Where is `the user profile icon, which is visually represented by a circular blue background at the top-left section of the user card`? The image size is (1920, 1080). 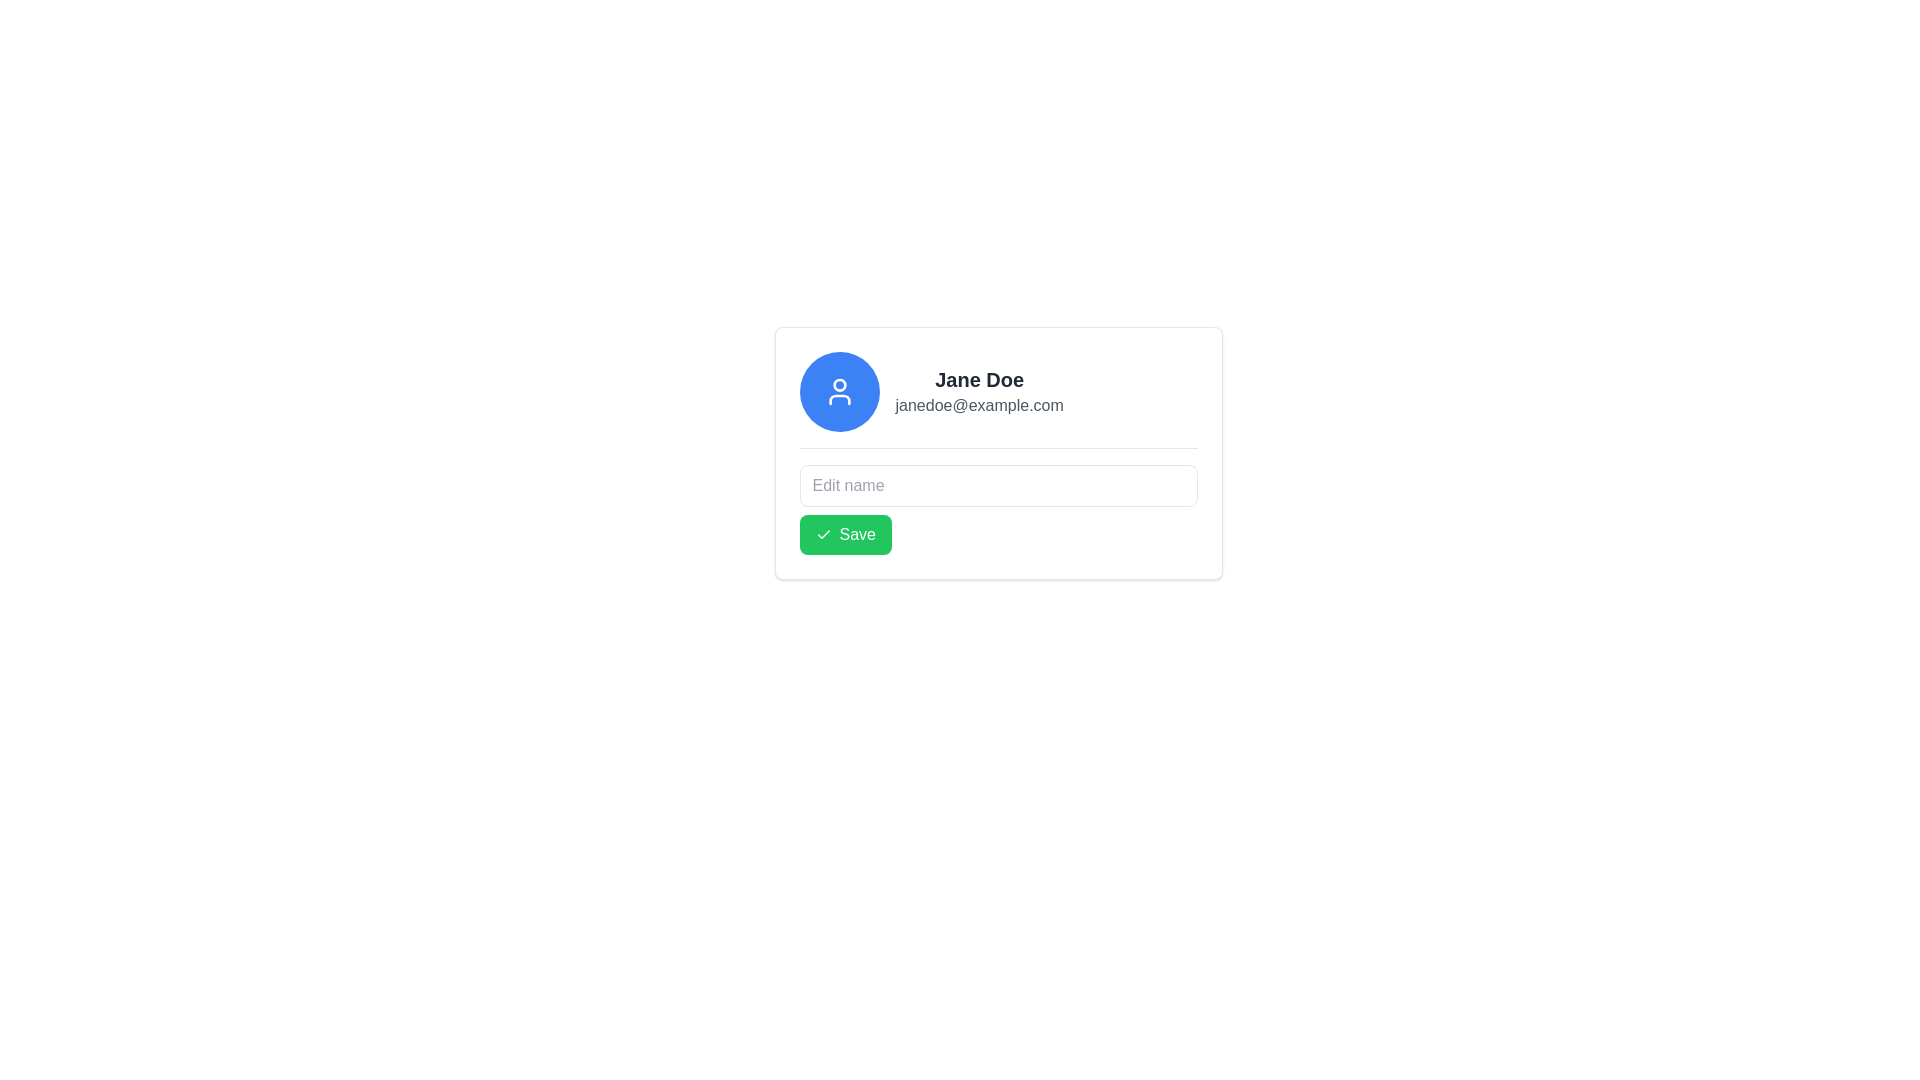
the user profile icon, which is visually represented by a circular blue background at the top-left section of the user card is located at coordinates (839, 392).